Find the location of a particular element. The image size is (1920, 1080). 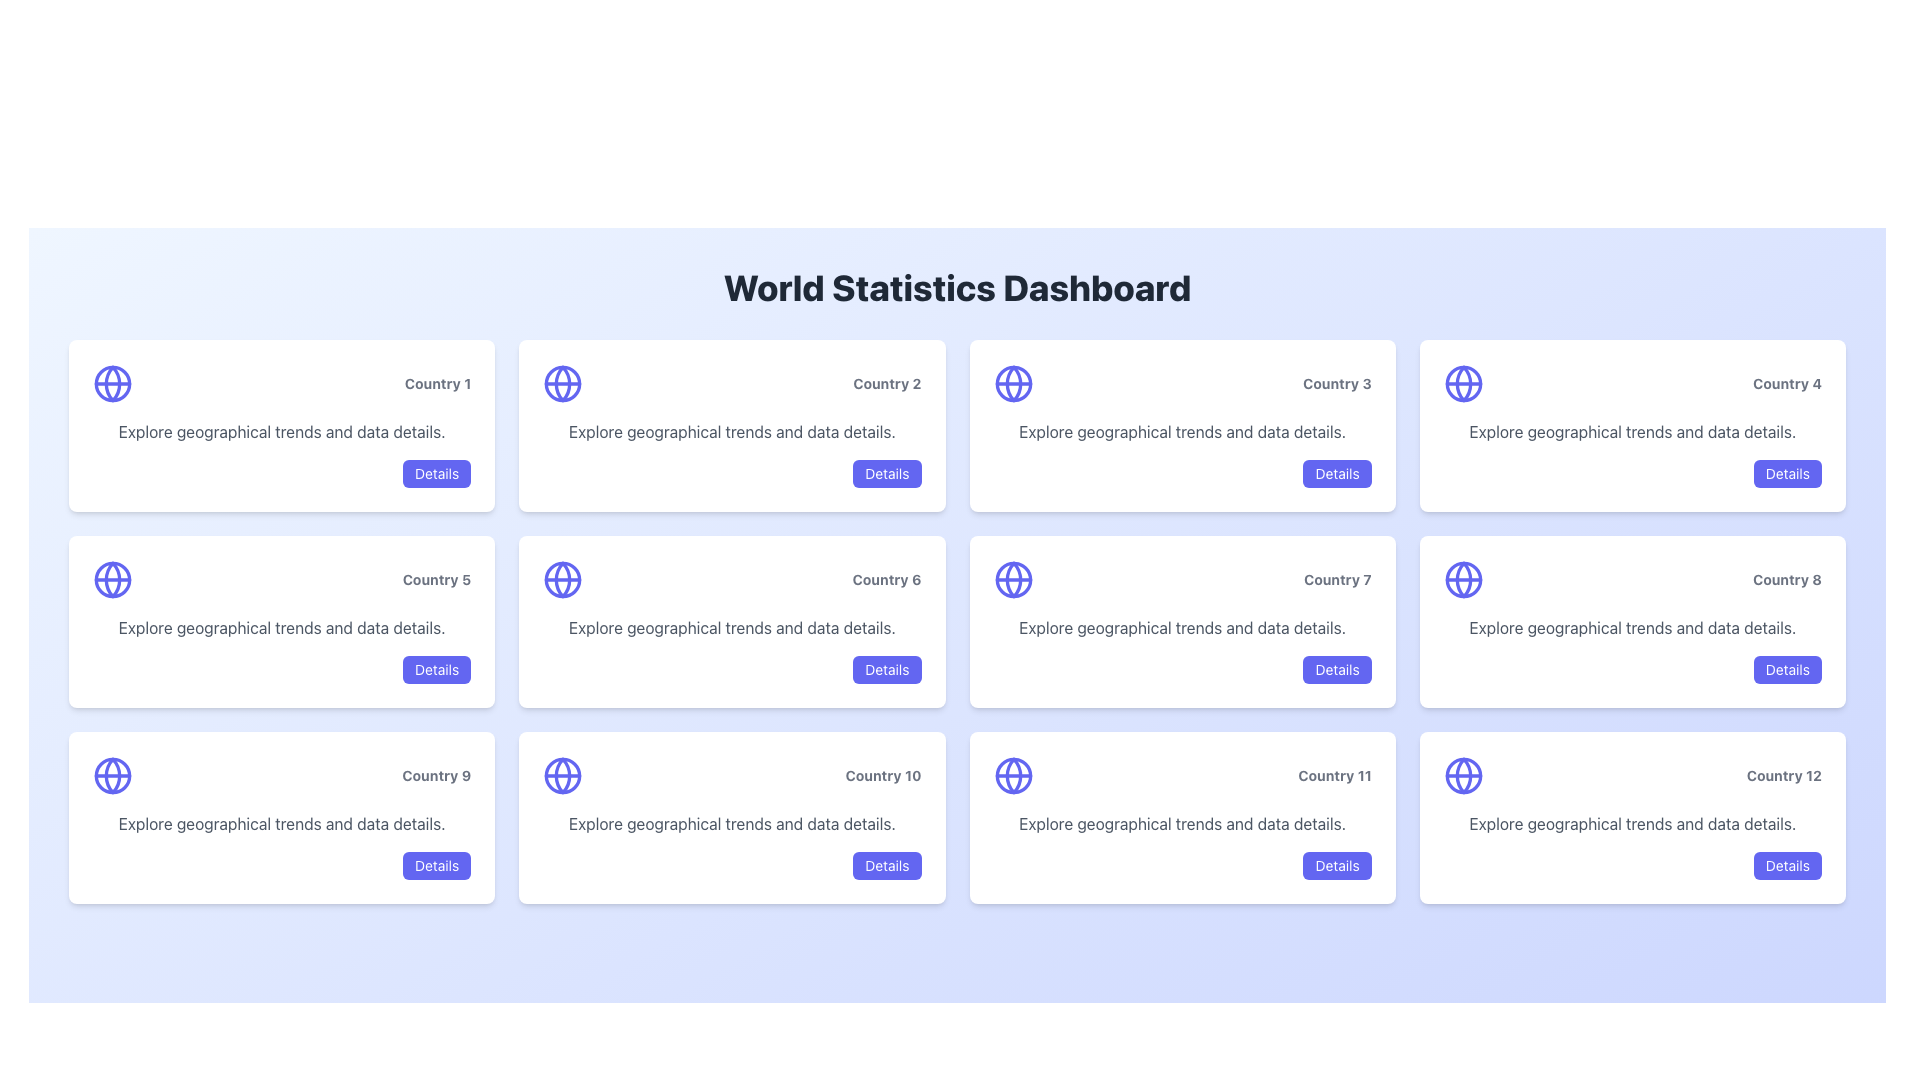

the descriptive text element located in the white card under the title 'Country 4', positioned centrally above the 'Details' button is located at coordinates (1632, 431).